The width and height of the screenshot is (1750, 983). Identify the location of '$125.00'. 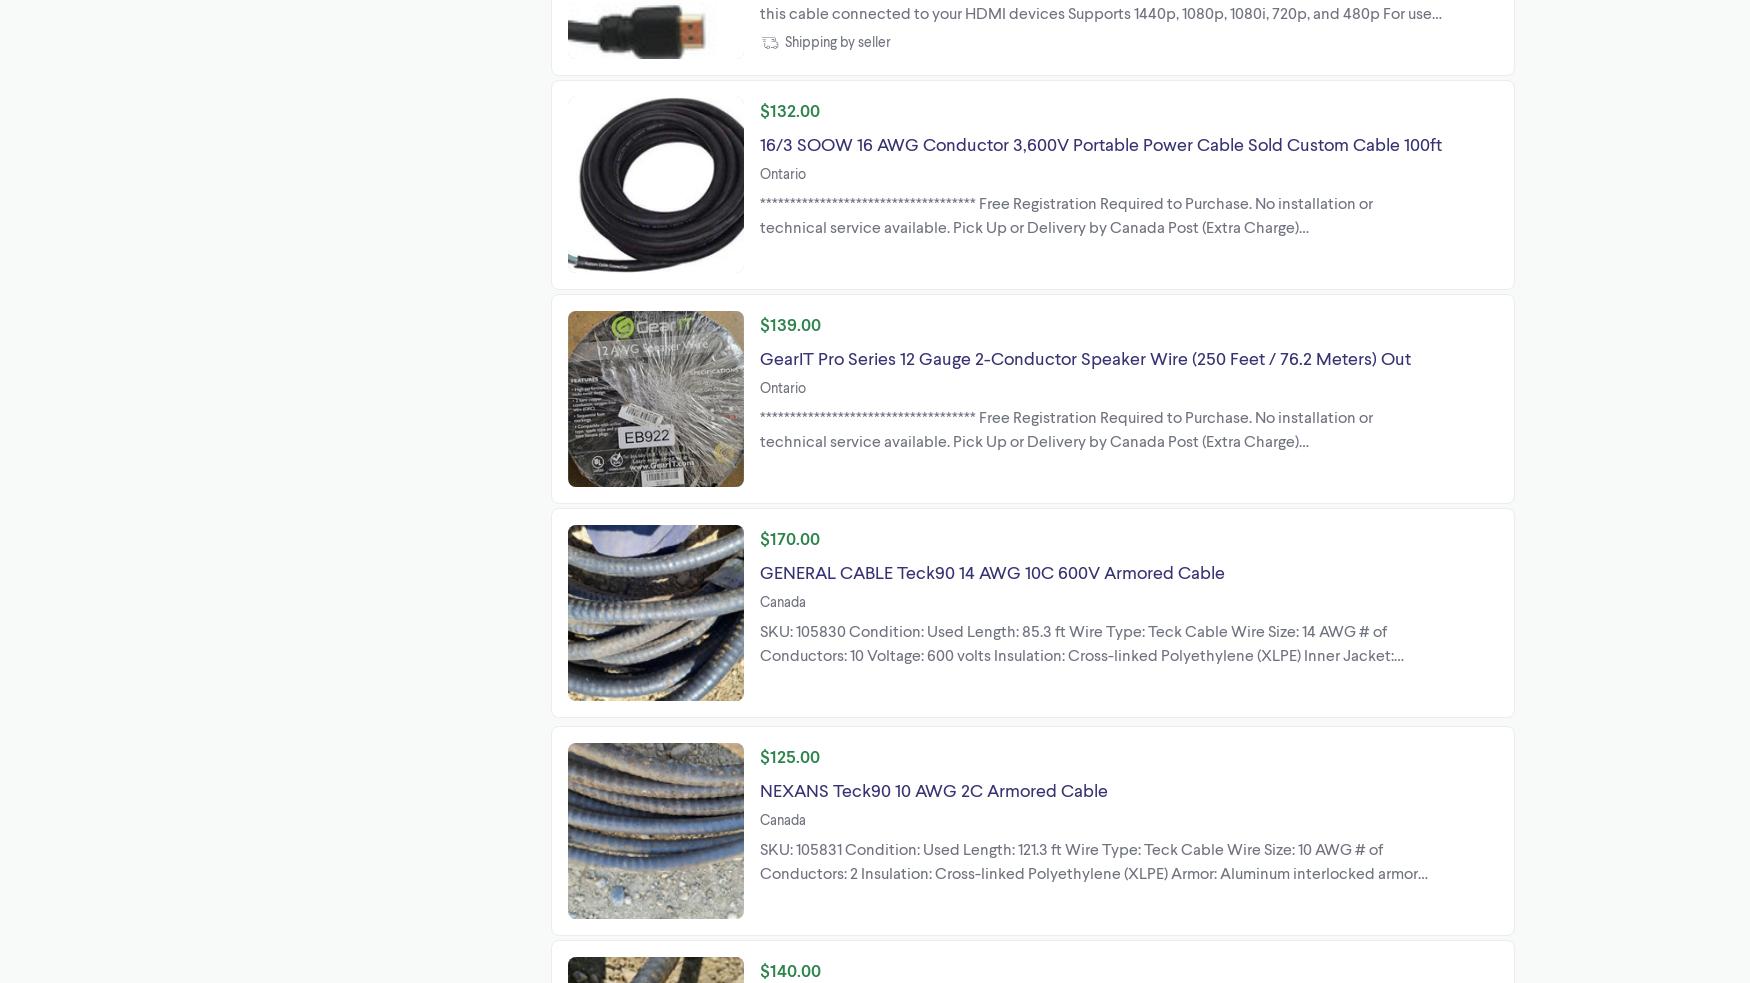
(759, 754).